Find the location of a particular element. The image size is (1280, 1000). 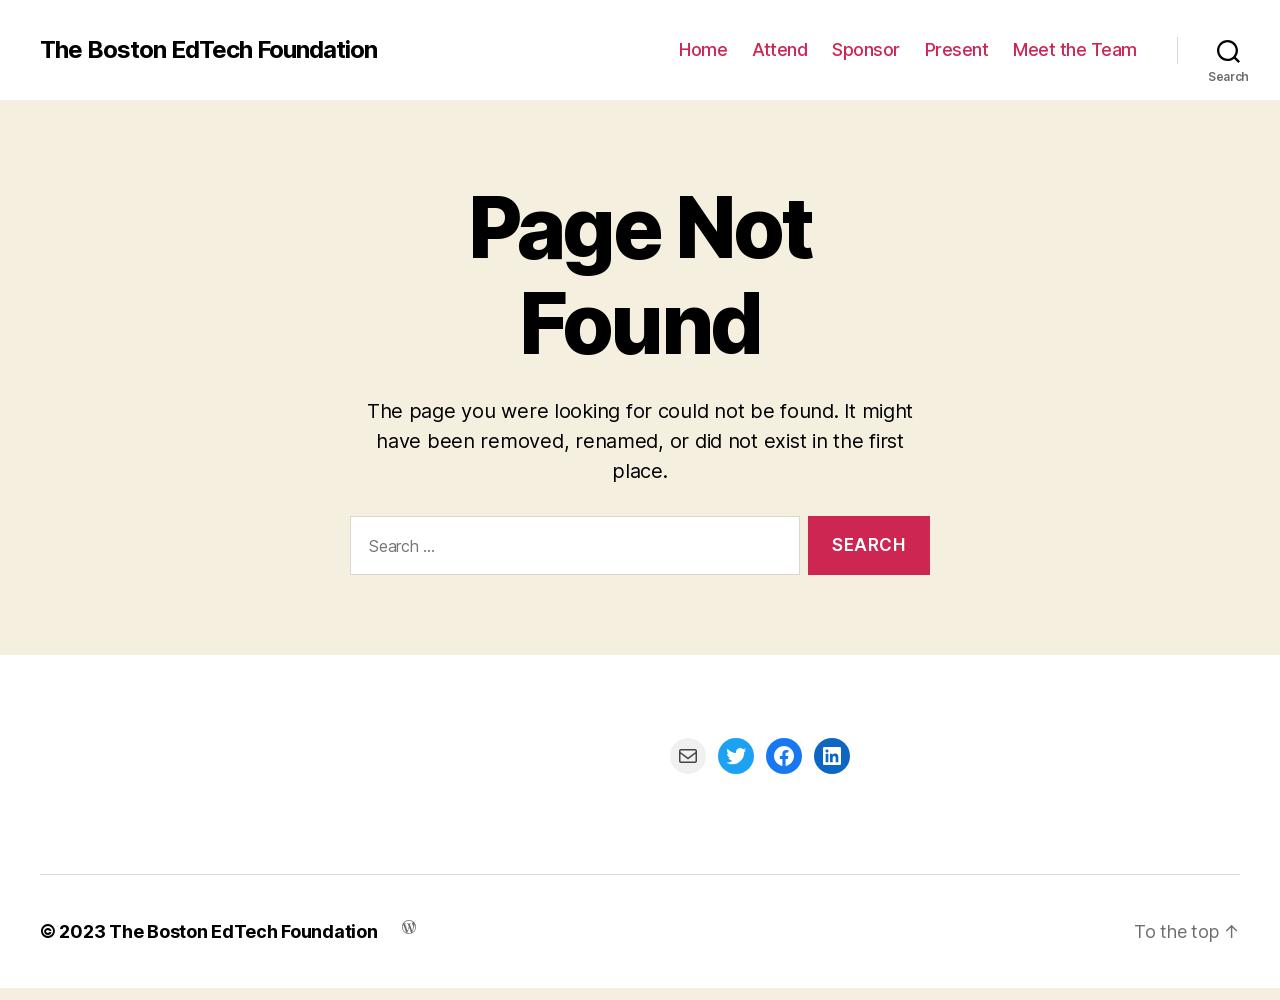

'Page Not Found' is located at coordinates (638, 275).